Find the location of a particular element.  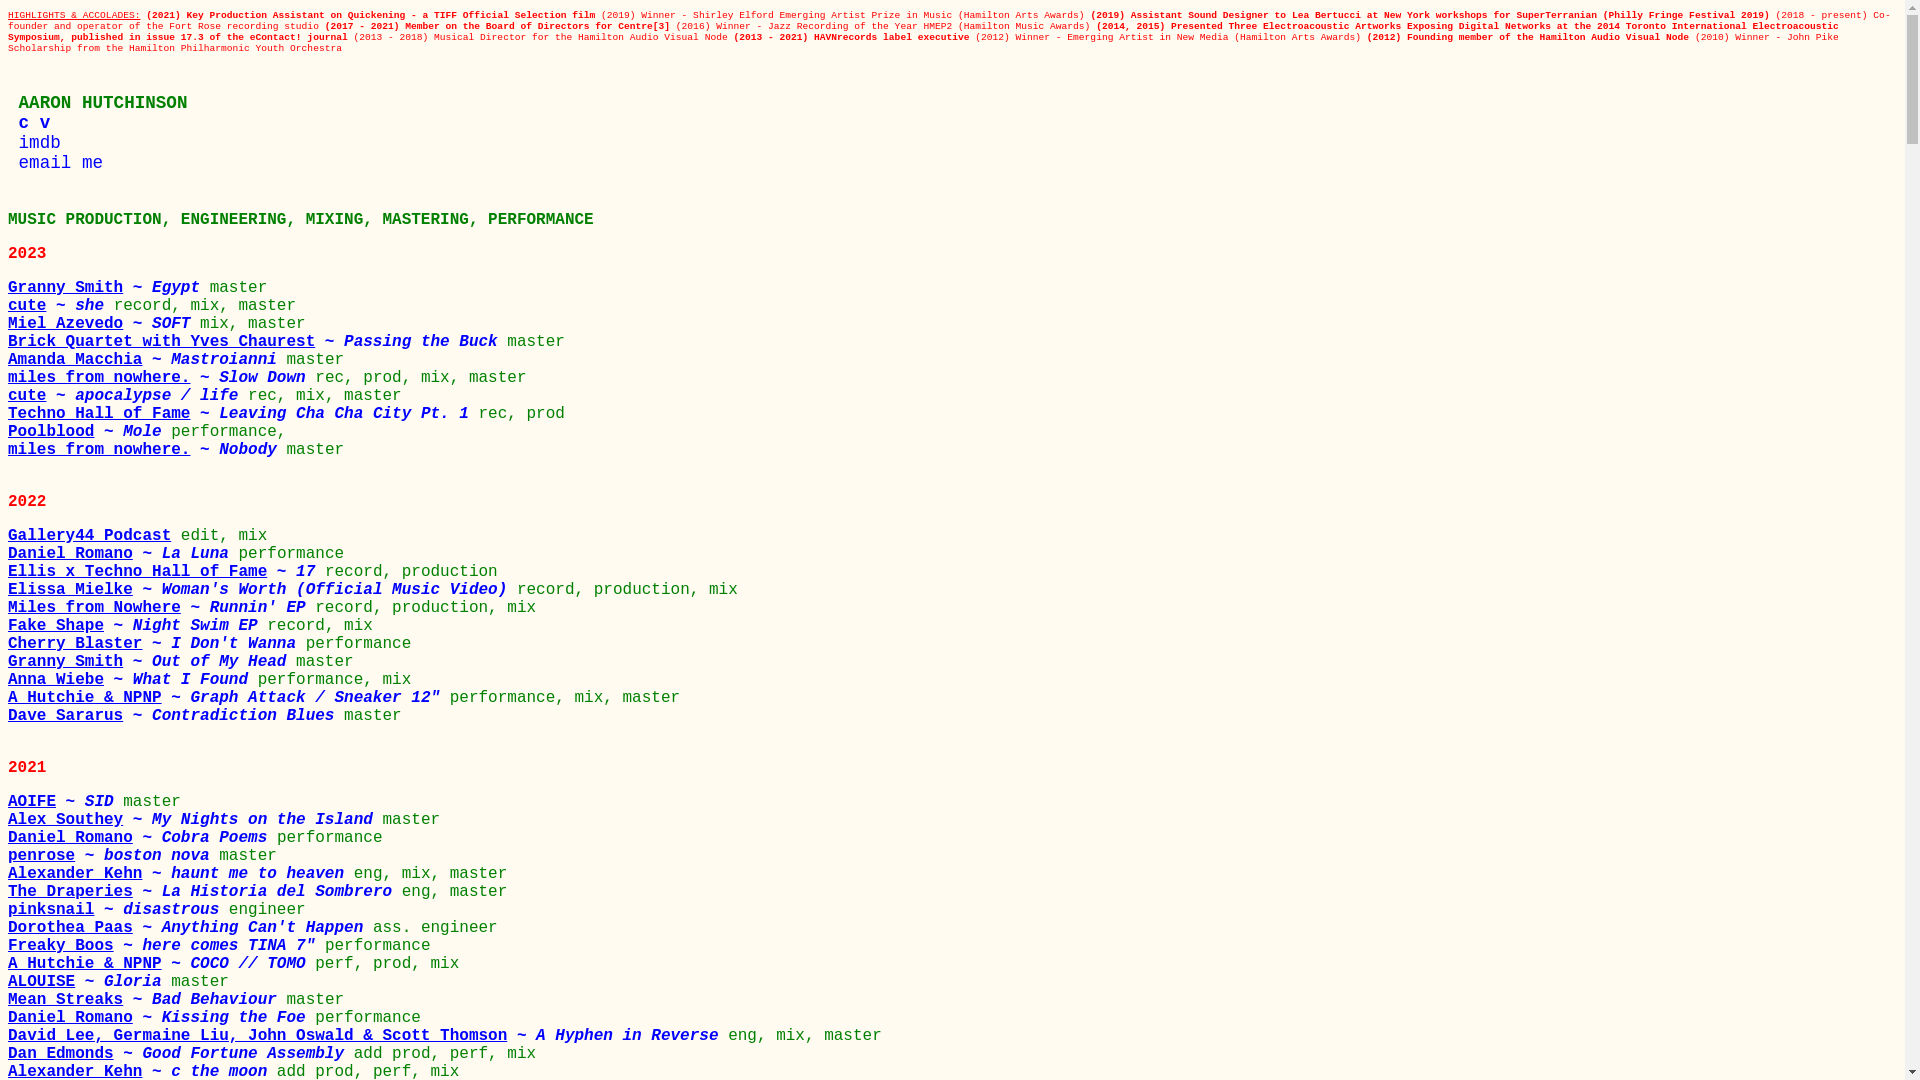

'The Draperies ~ La Historia del Sombrero' is located at coordinates (8, 890).